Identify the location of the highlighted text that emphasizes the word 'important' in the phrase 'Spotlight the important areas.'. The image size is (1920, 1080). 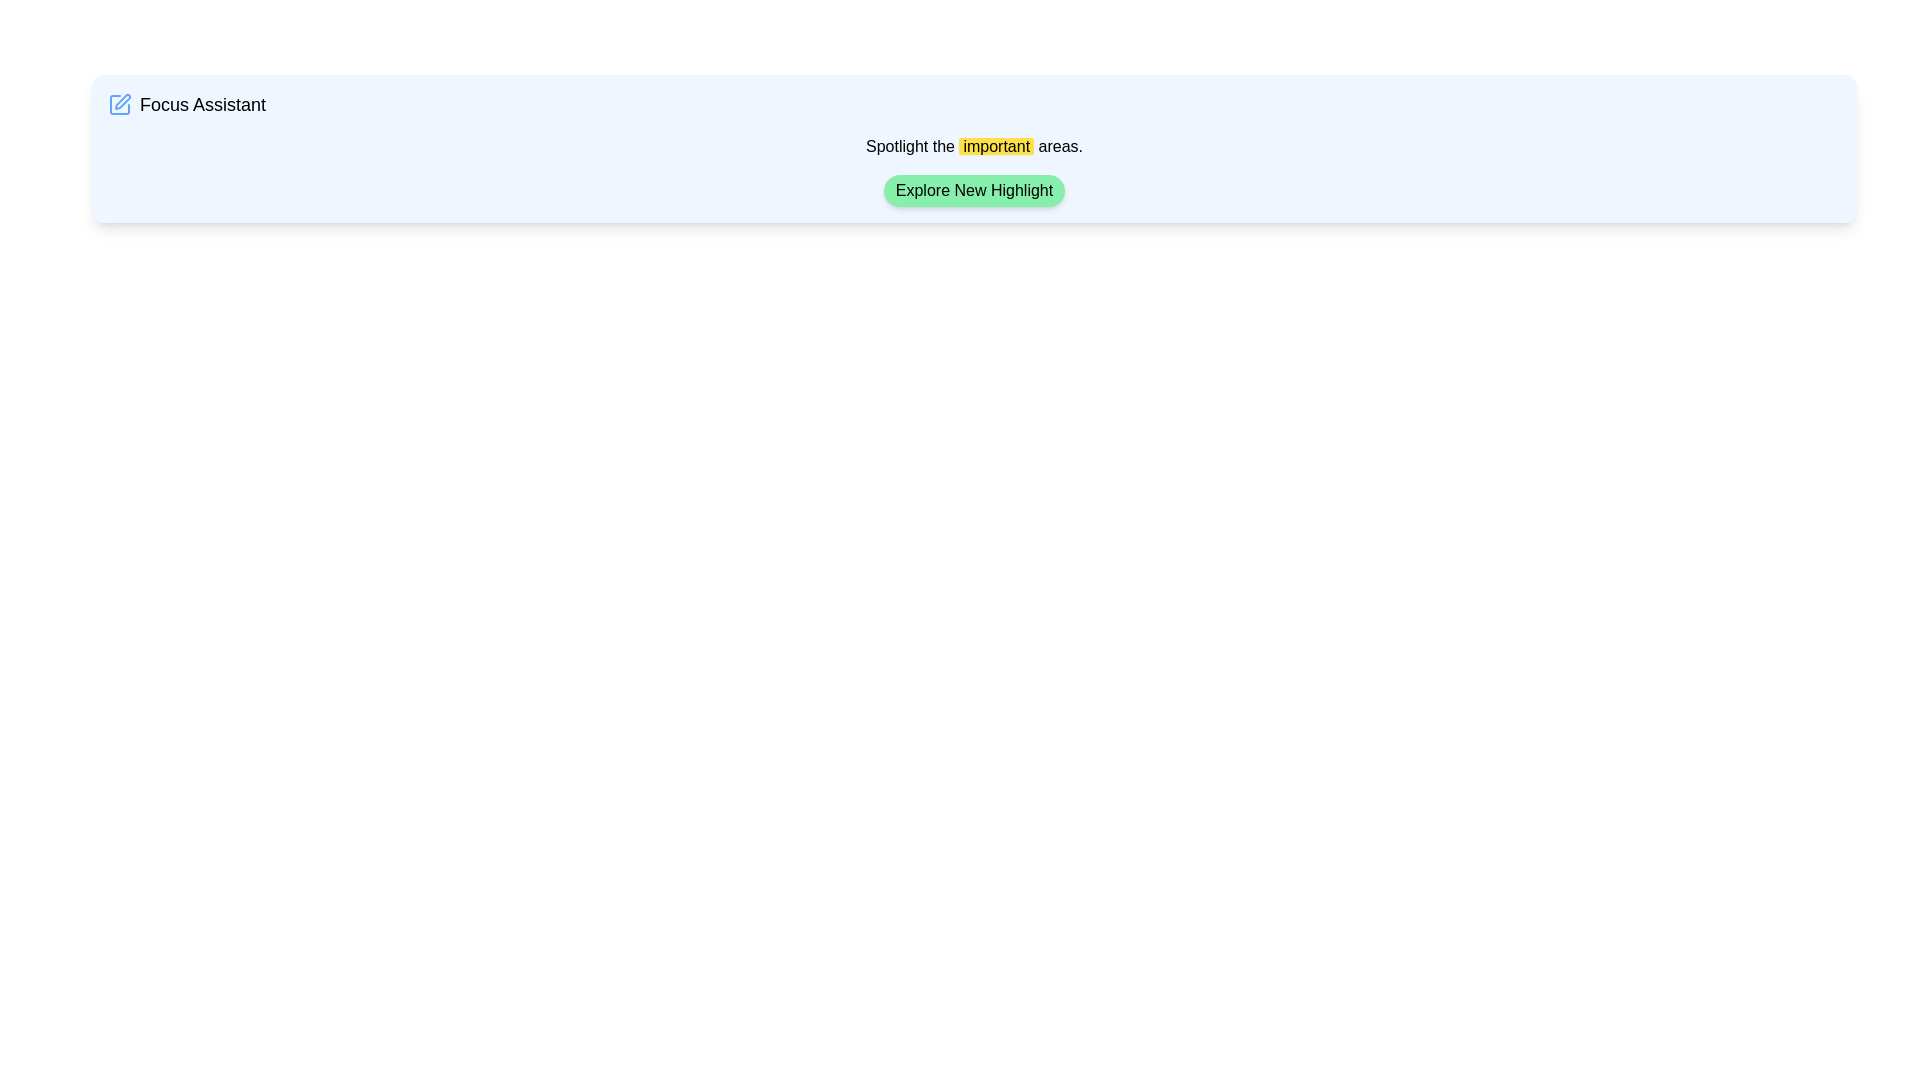
(996, 145).